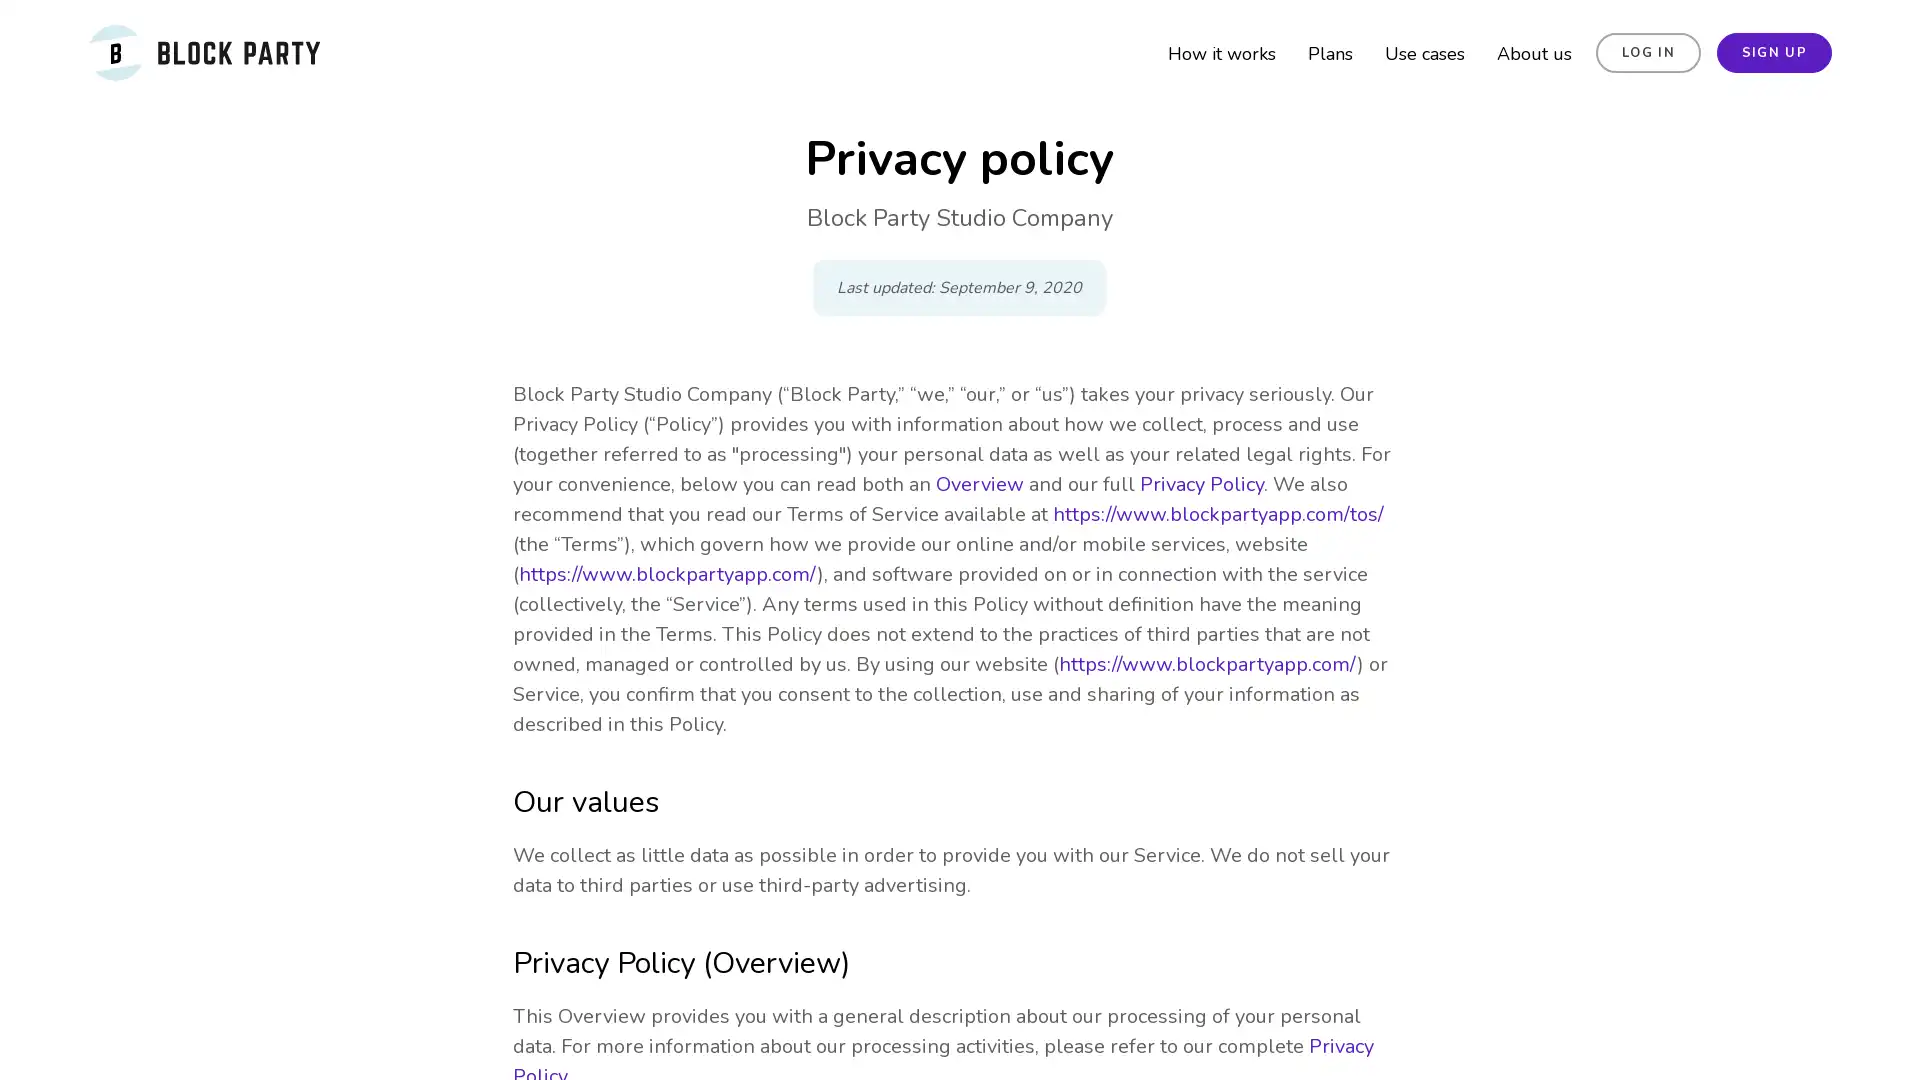 The image size is (1920, 1080). Describe the element at coordinates (1647, 52) in the screenshot. I see `LOG IN` at that location.